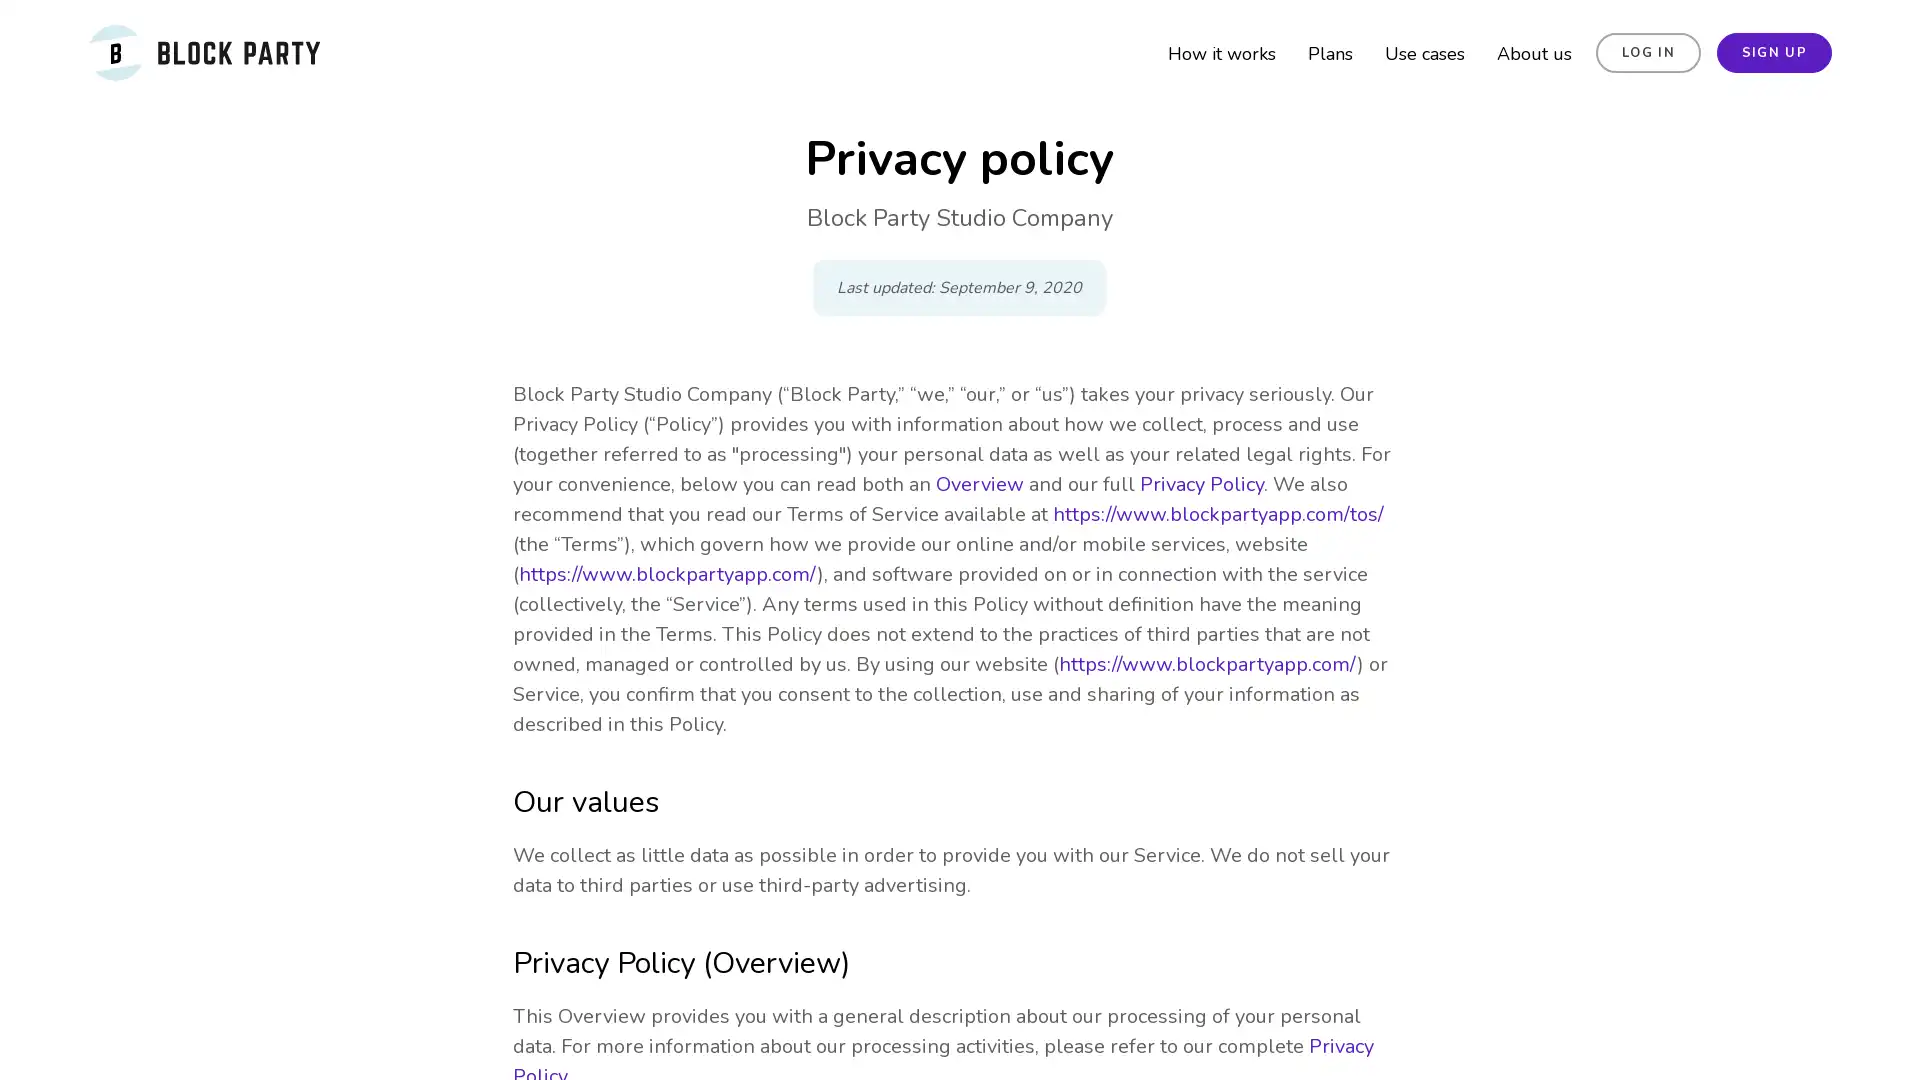 The image size is (1920, 1080). Describe the element at coordinates (1647, 52) in the screenshot. I see `LOG IN` at that location.